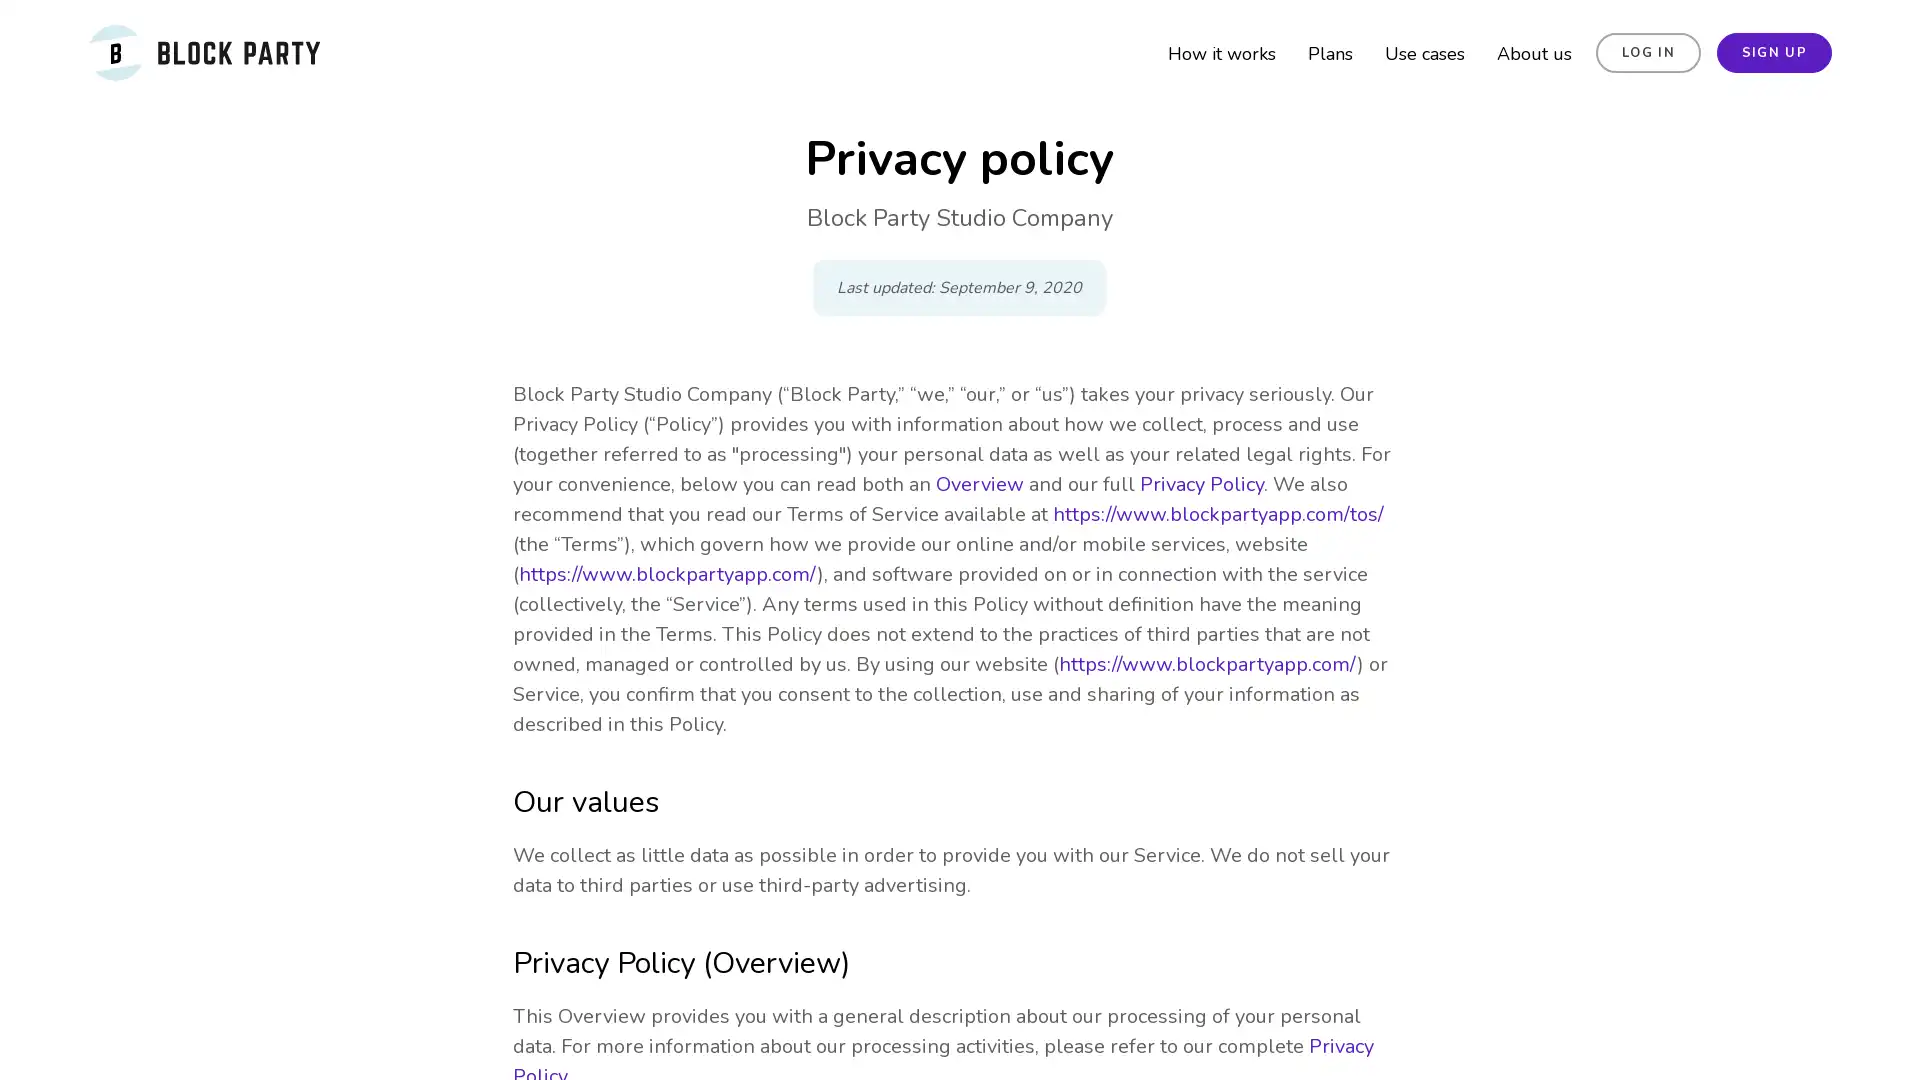 The image size is (1920, 1080). Describe the element at coordinates (1647, 52) in the screenshot. I see `LOG IN` at that location.